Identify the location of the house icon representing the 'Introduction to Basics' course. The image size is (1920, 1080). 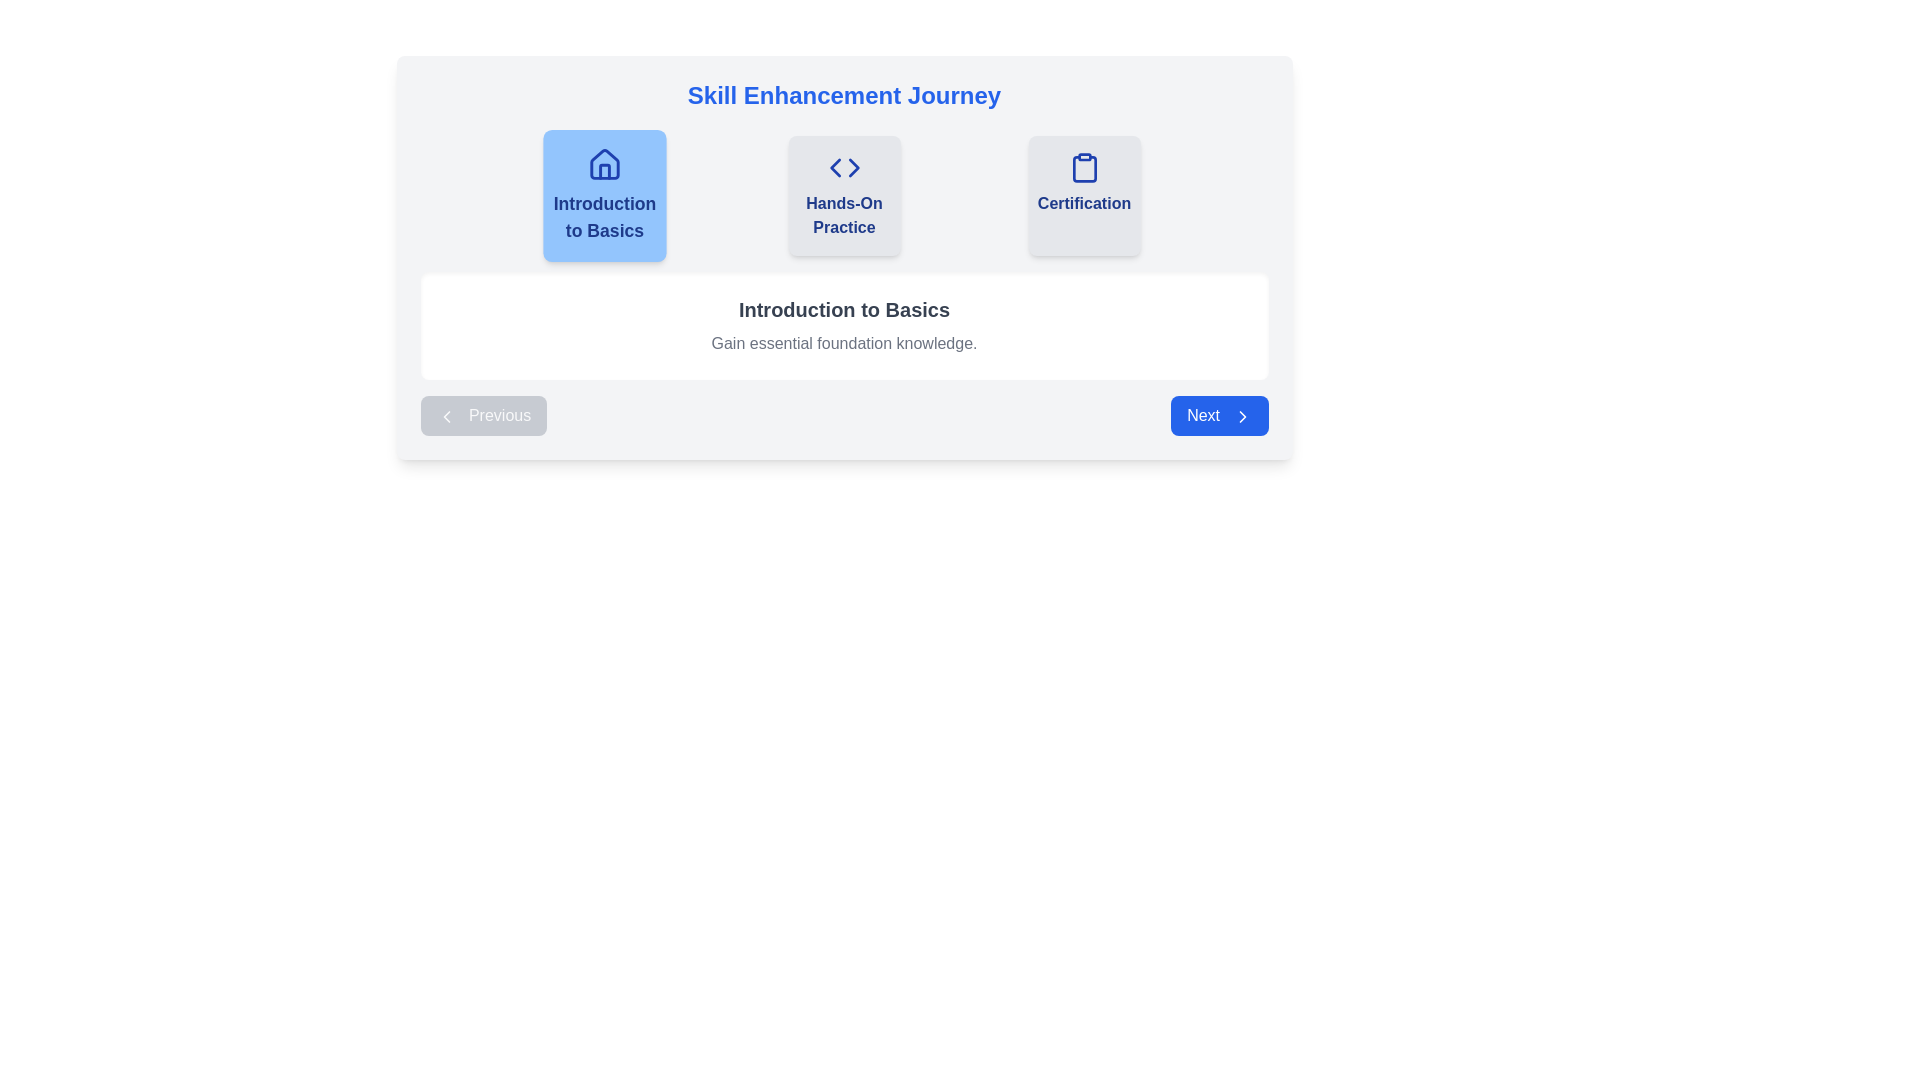
(603, 163).